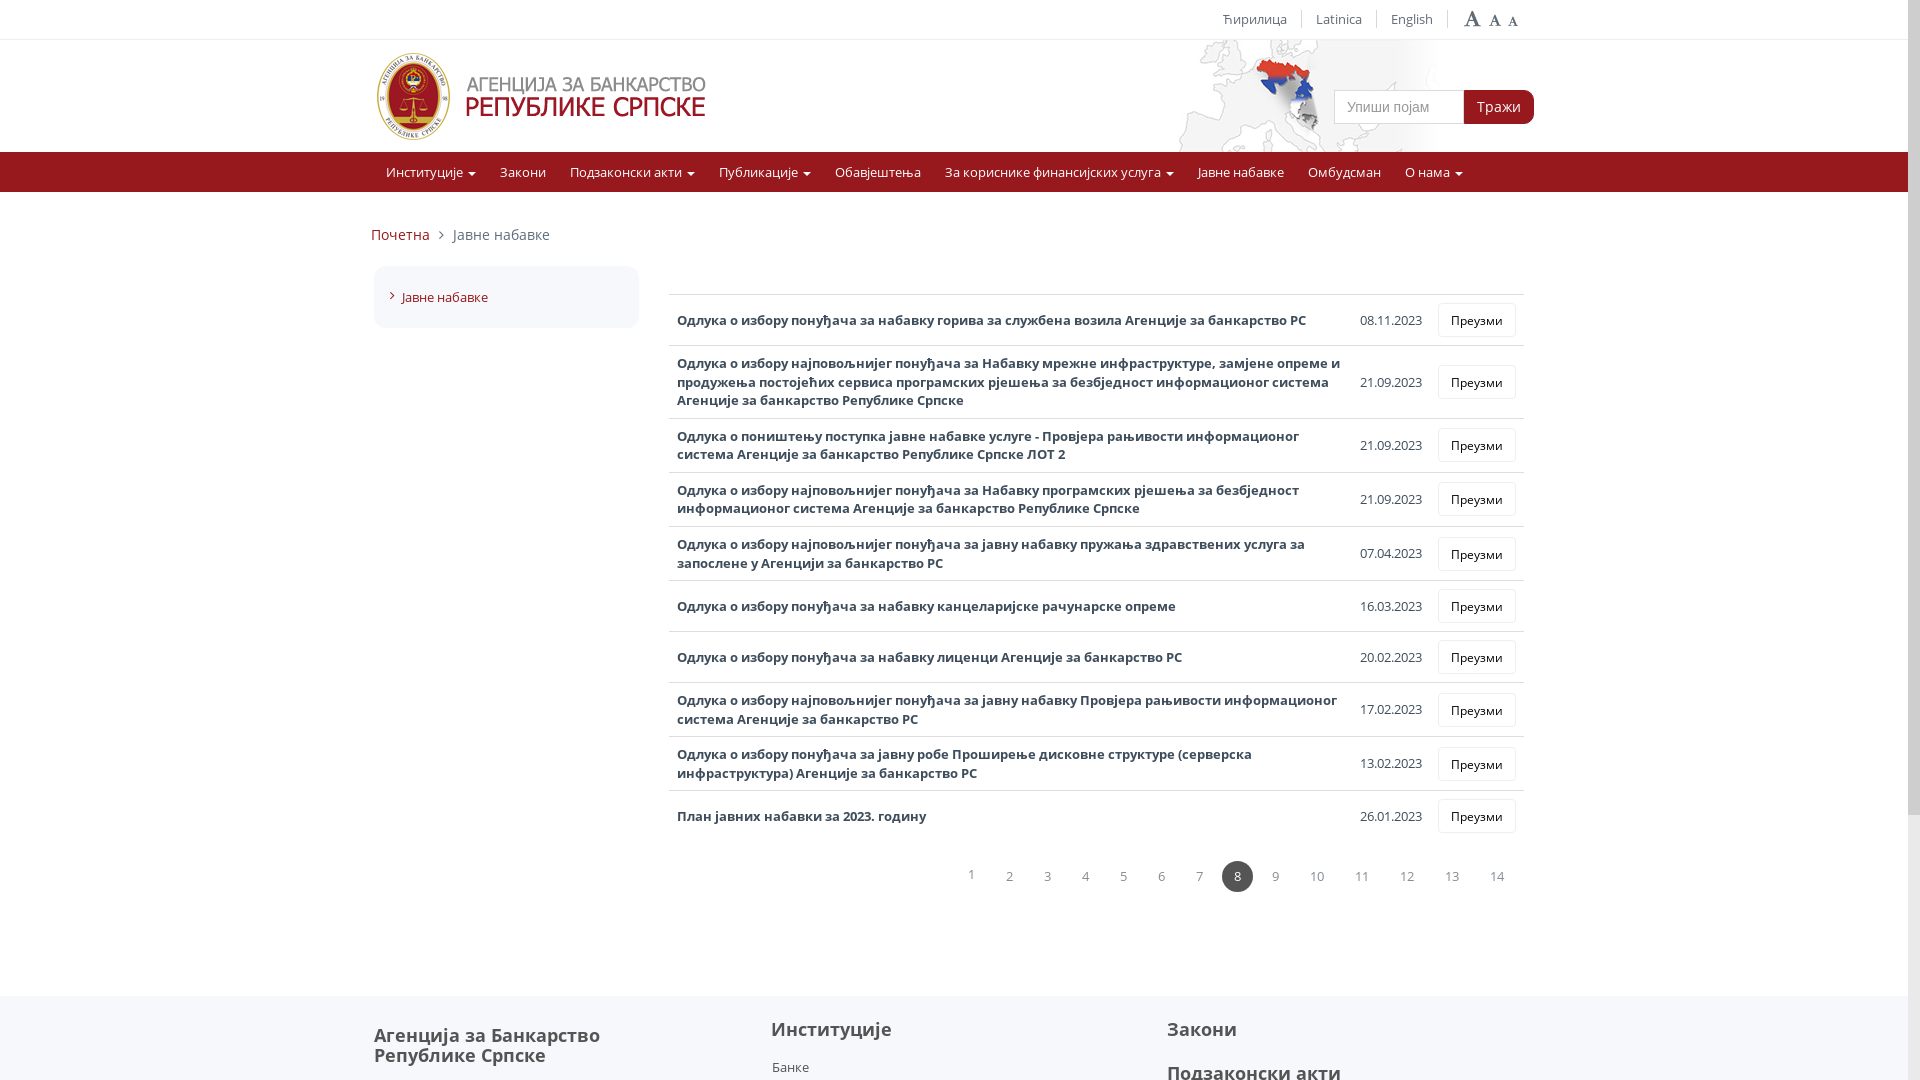  I want to click on '12', so click(1405, 875).